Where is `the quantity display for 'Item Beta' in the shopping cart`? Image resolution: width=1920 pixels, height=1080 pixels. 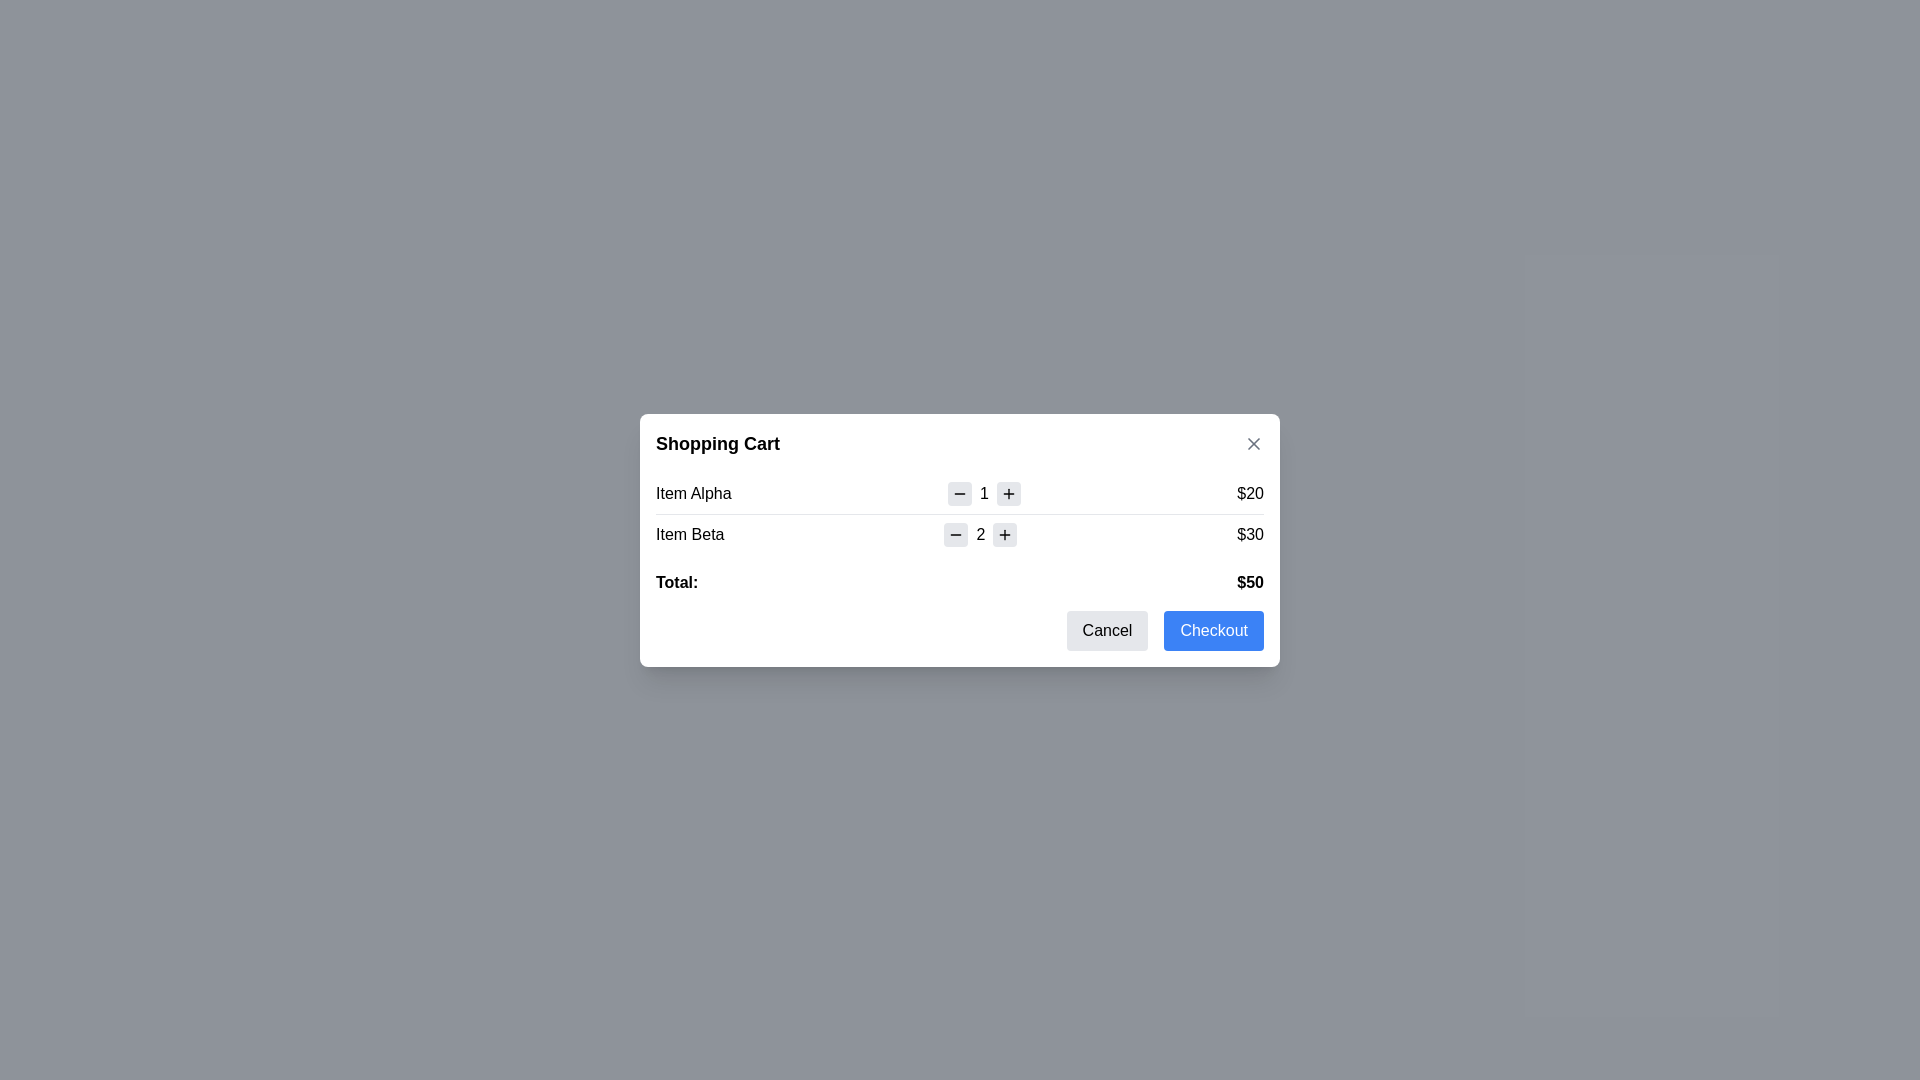
the quantity display for 'Item Beta' in the shopping cart is located at coordinates (980, 533).